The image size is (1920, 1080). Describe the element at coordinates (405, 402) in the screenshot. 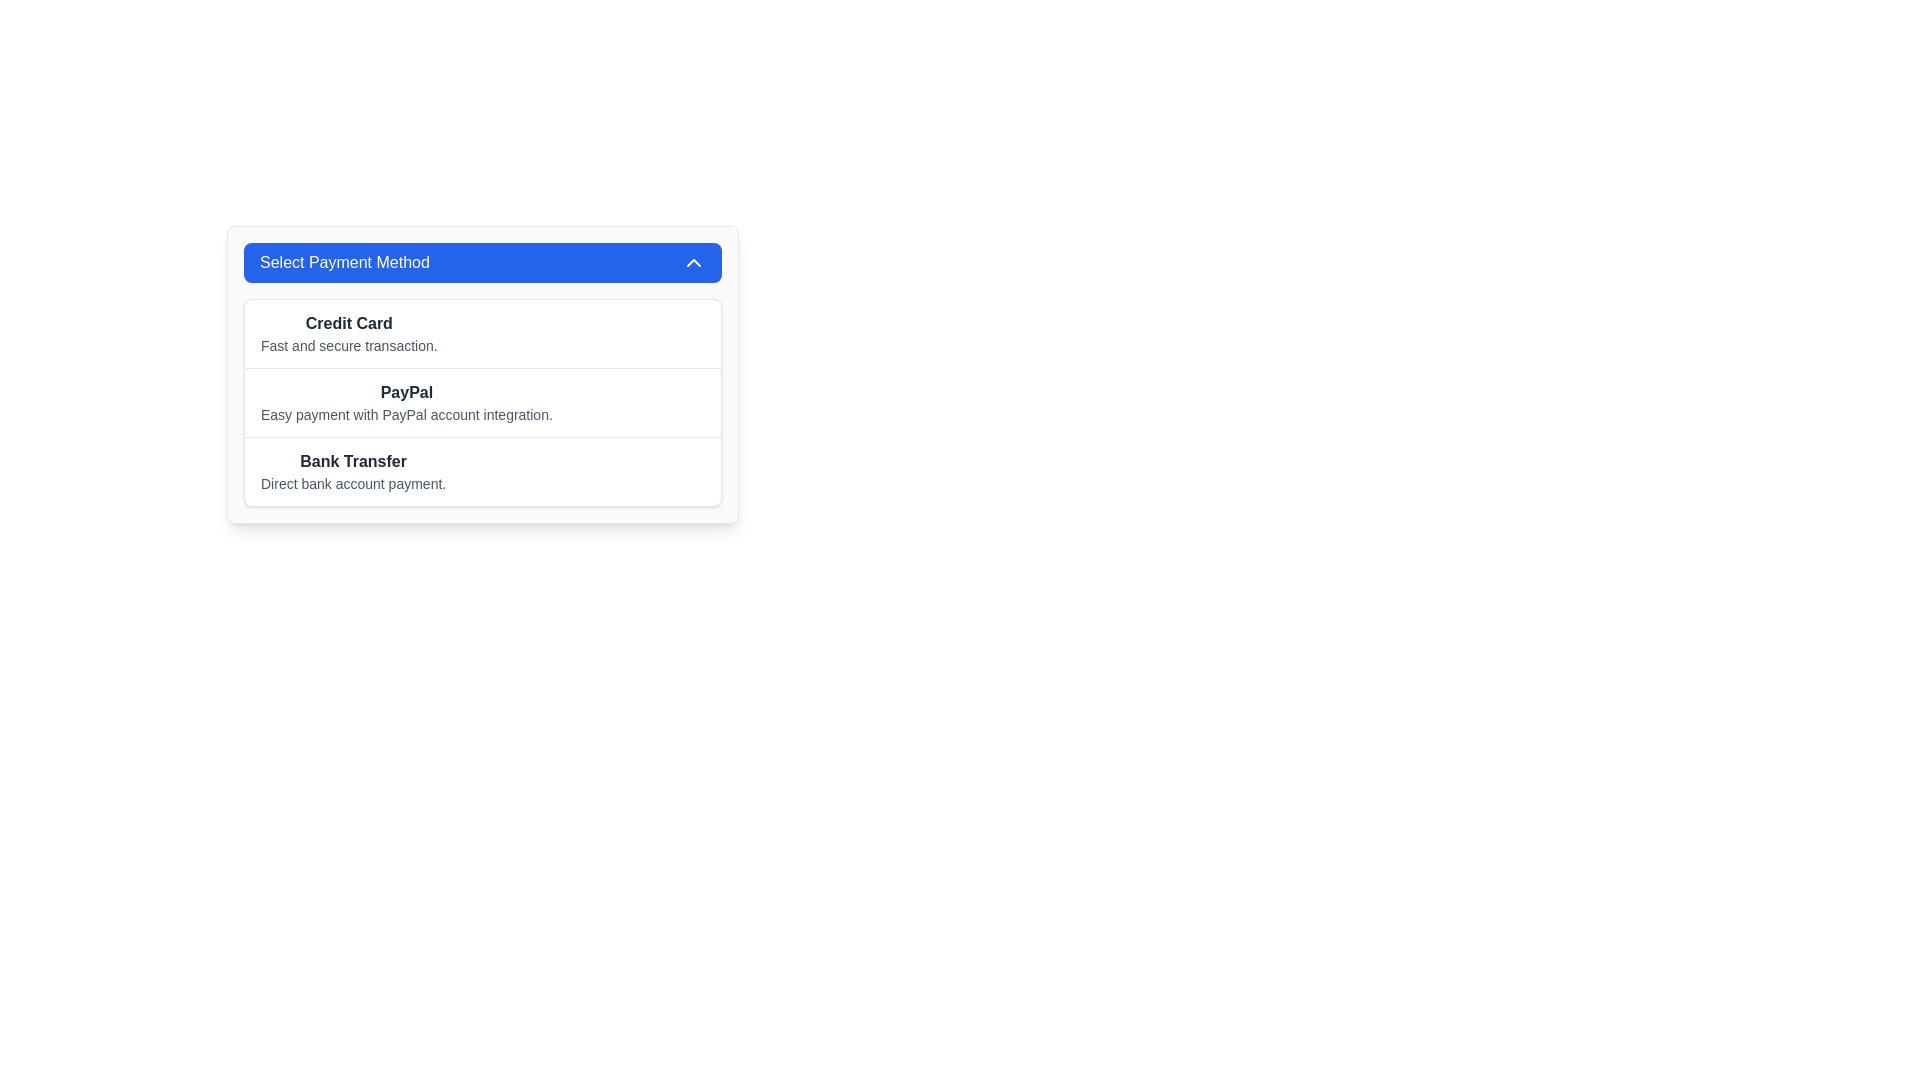

I see `the second selectable option in the payment methods list, which represents the PayPal payment method` at that location.